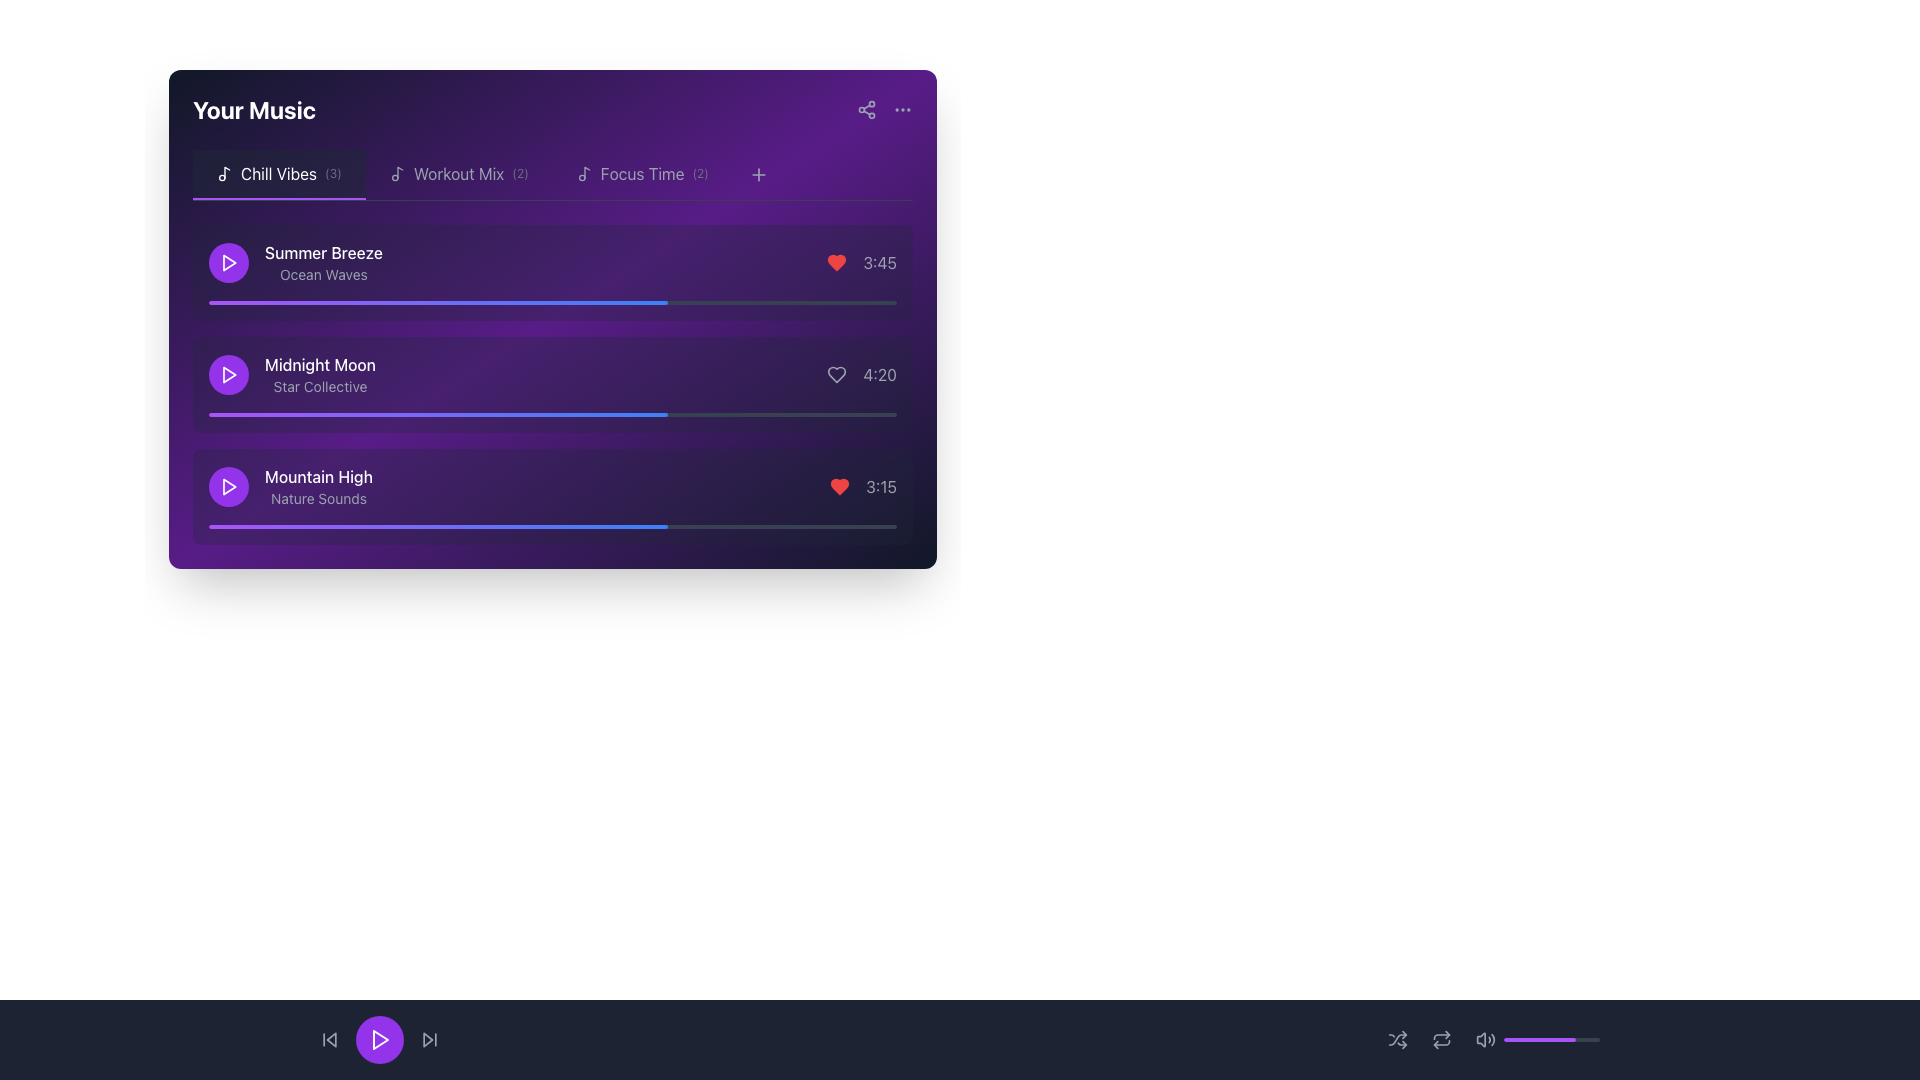  Describe the element at coordinates (320, 374) in the screenshot. I see `title and subtitle of the music item in the playlist labeled 'Chill Vibes', which is the second item in the list, located to the right of the circular play button` at that location.